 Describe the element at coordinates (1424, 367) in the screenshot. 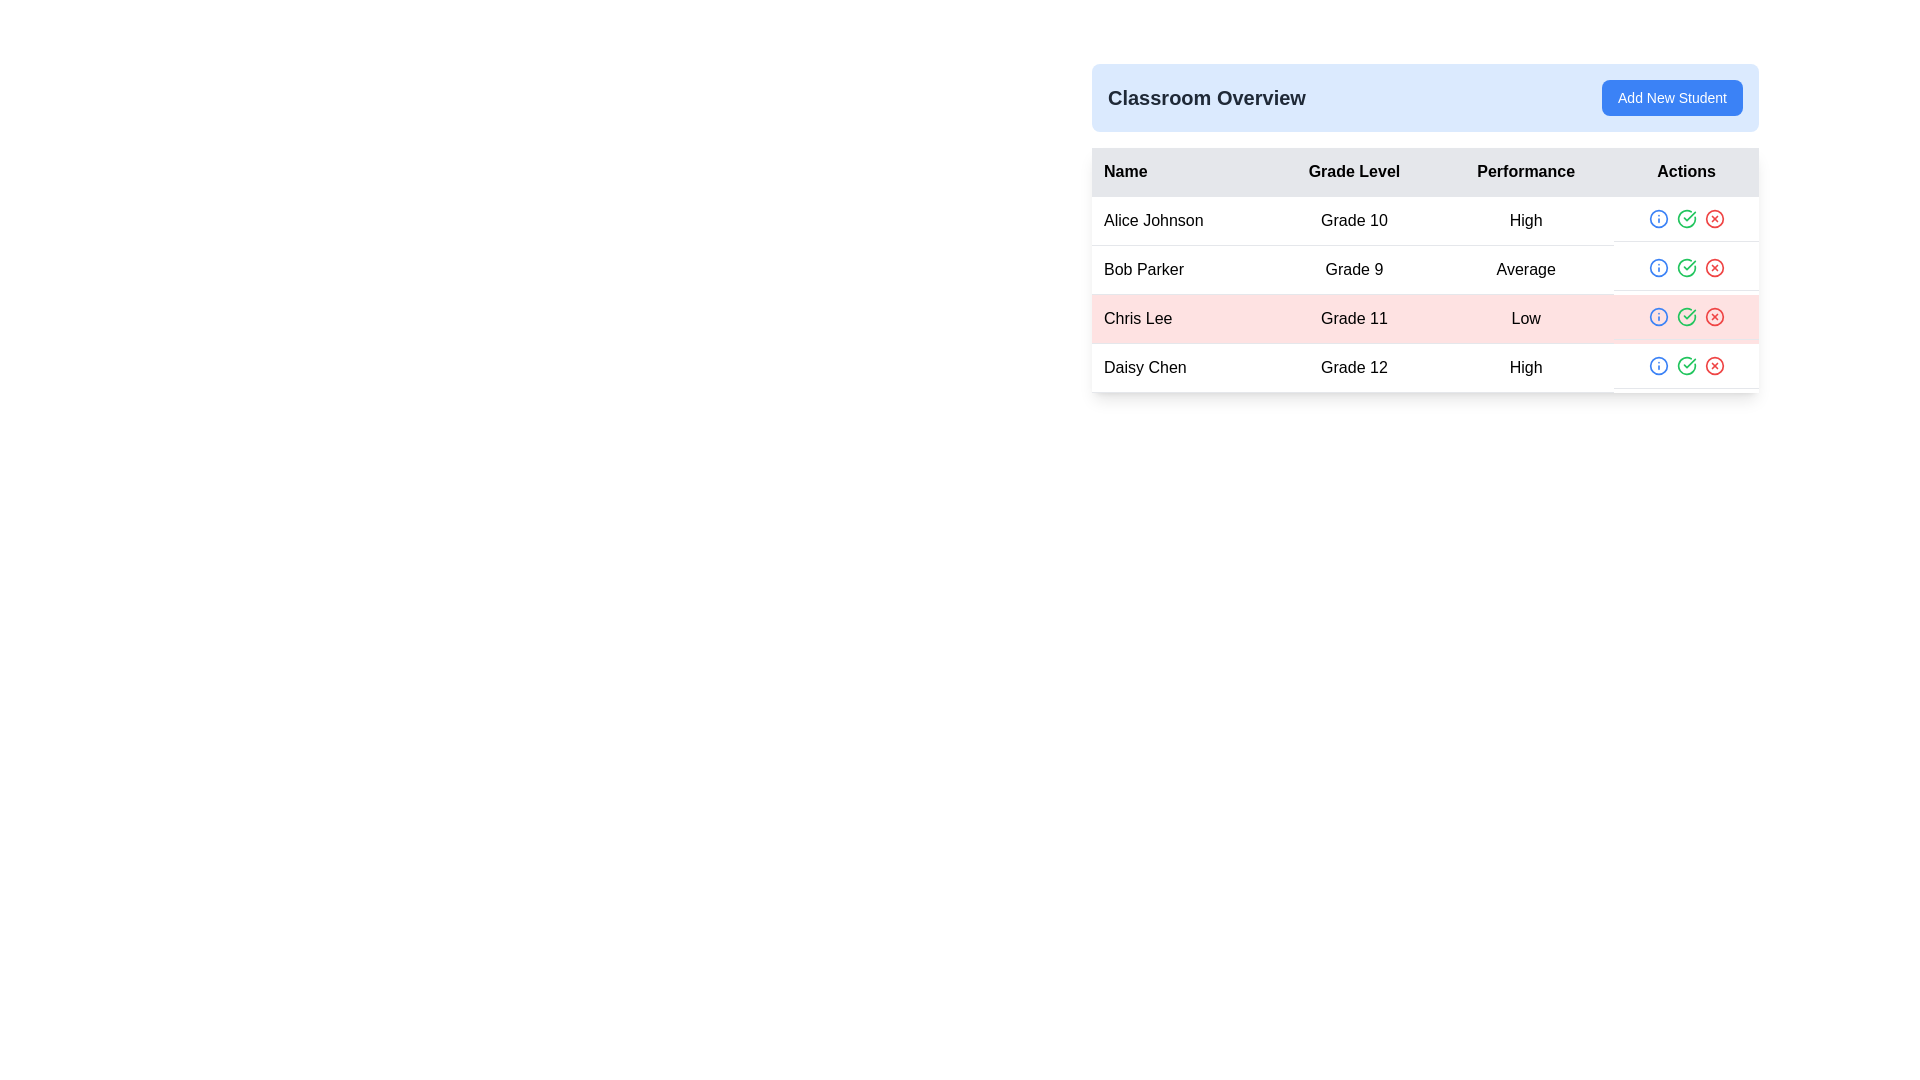

I see `one of the interactive icons in the 'Actions' column of the table row displaying 'Daisy Chen', 'Grade 12', and 'High'. This is the fourth row in the table` at that location.